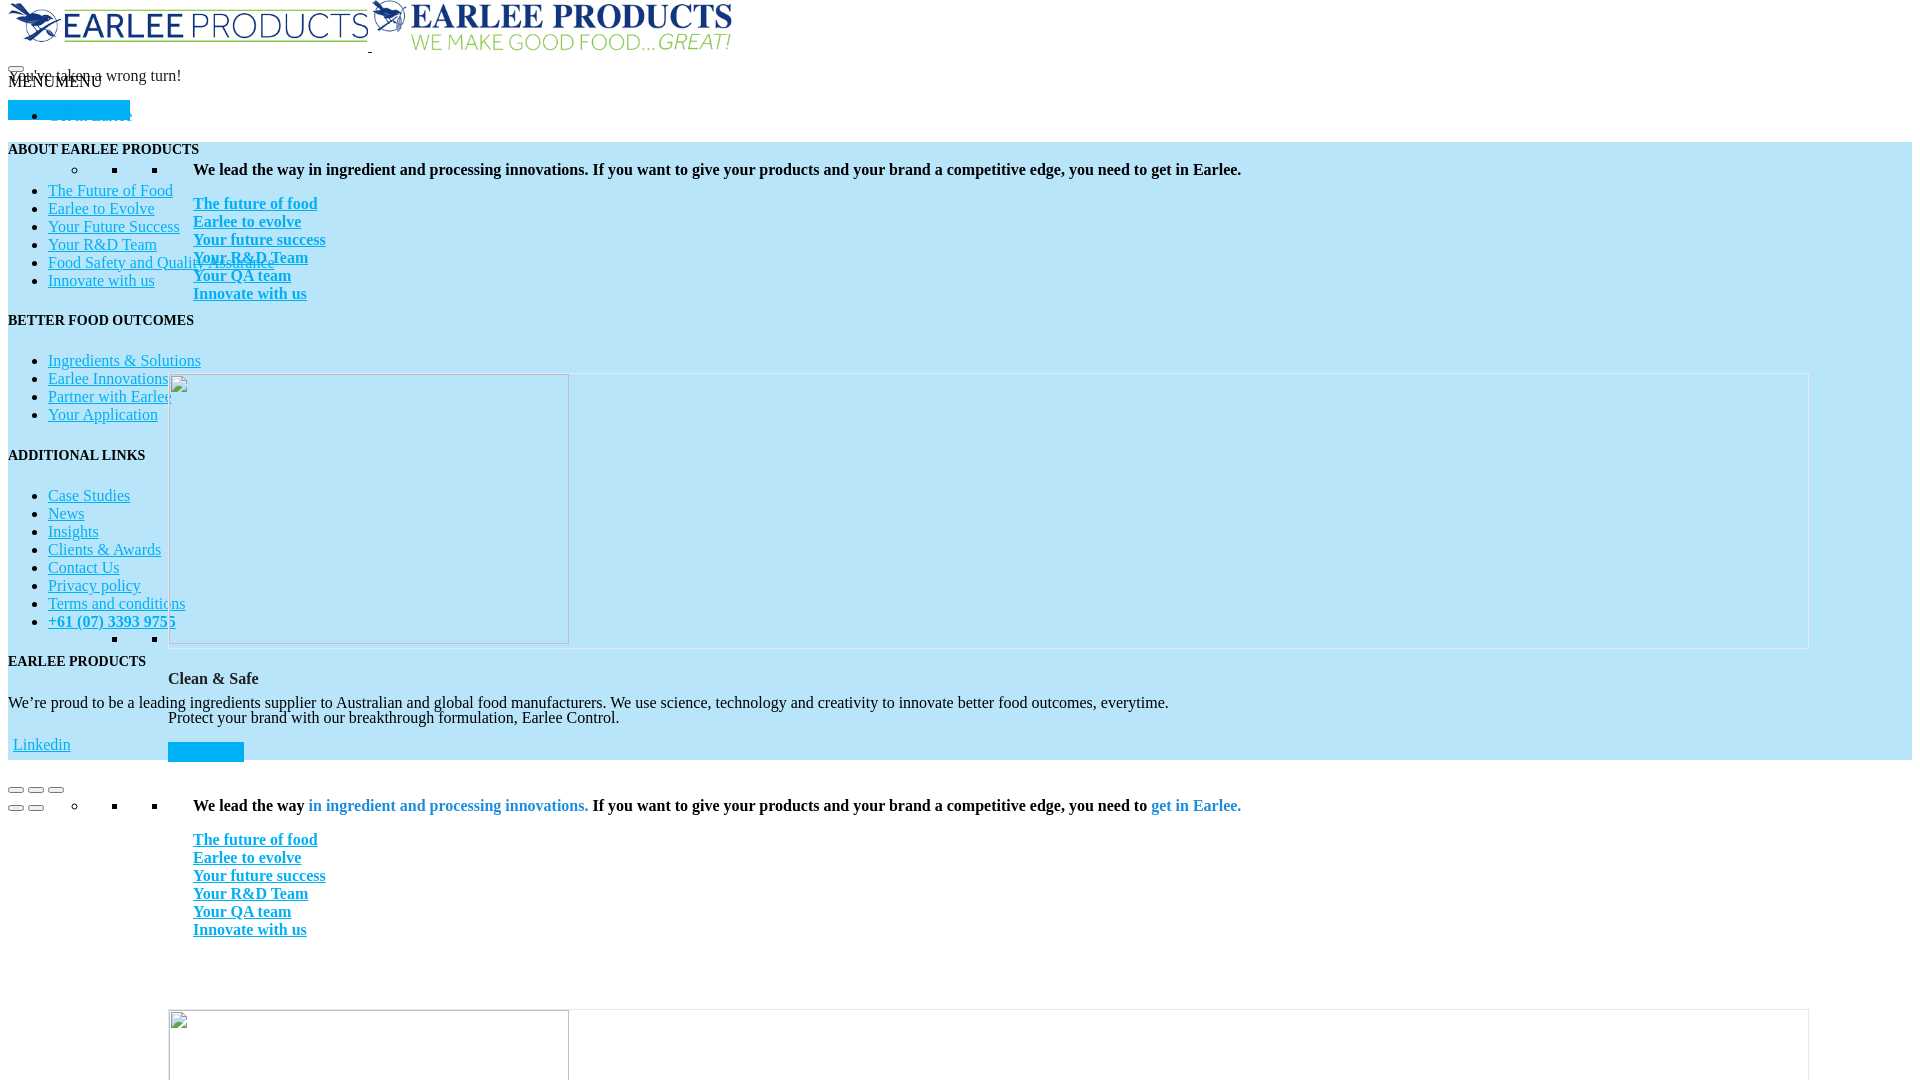 This screenshot has height=1080, width=1920. What do you see at coordinates (115, 602) in the screenshot?
I see `'Terms and conditions'` at bounding box center [115, 602].